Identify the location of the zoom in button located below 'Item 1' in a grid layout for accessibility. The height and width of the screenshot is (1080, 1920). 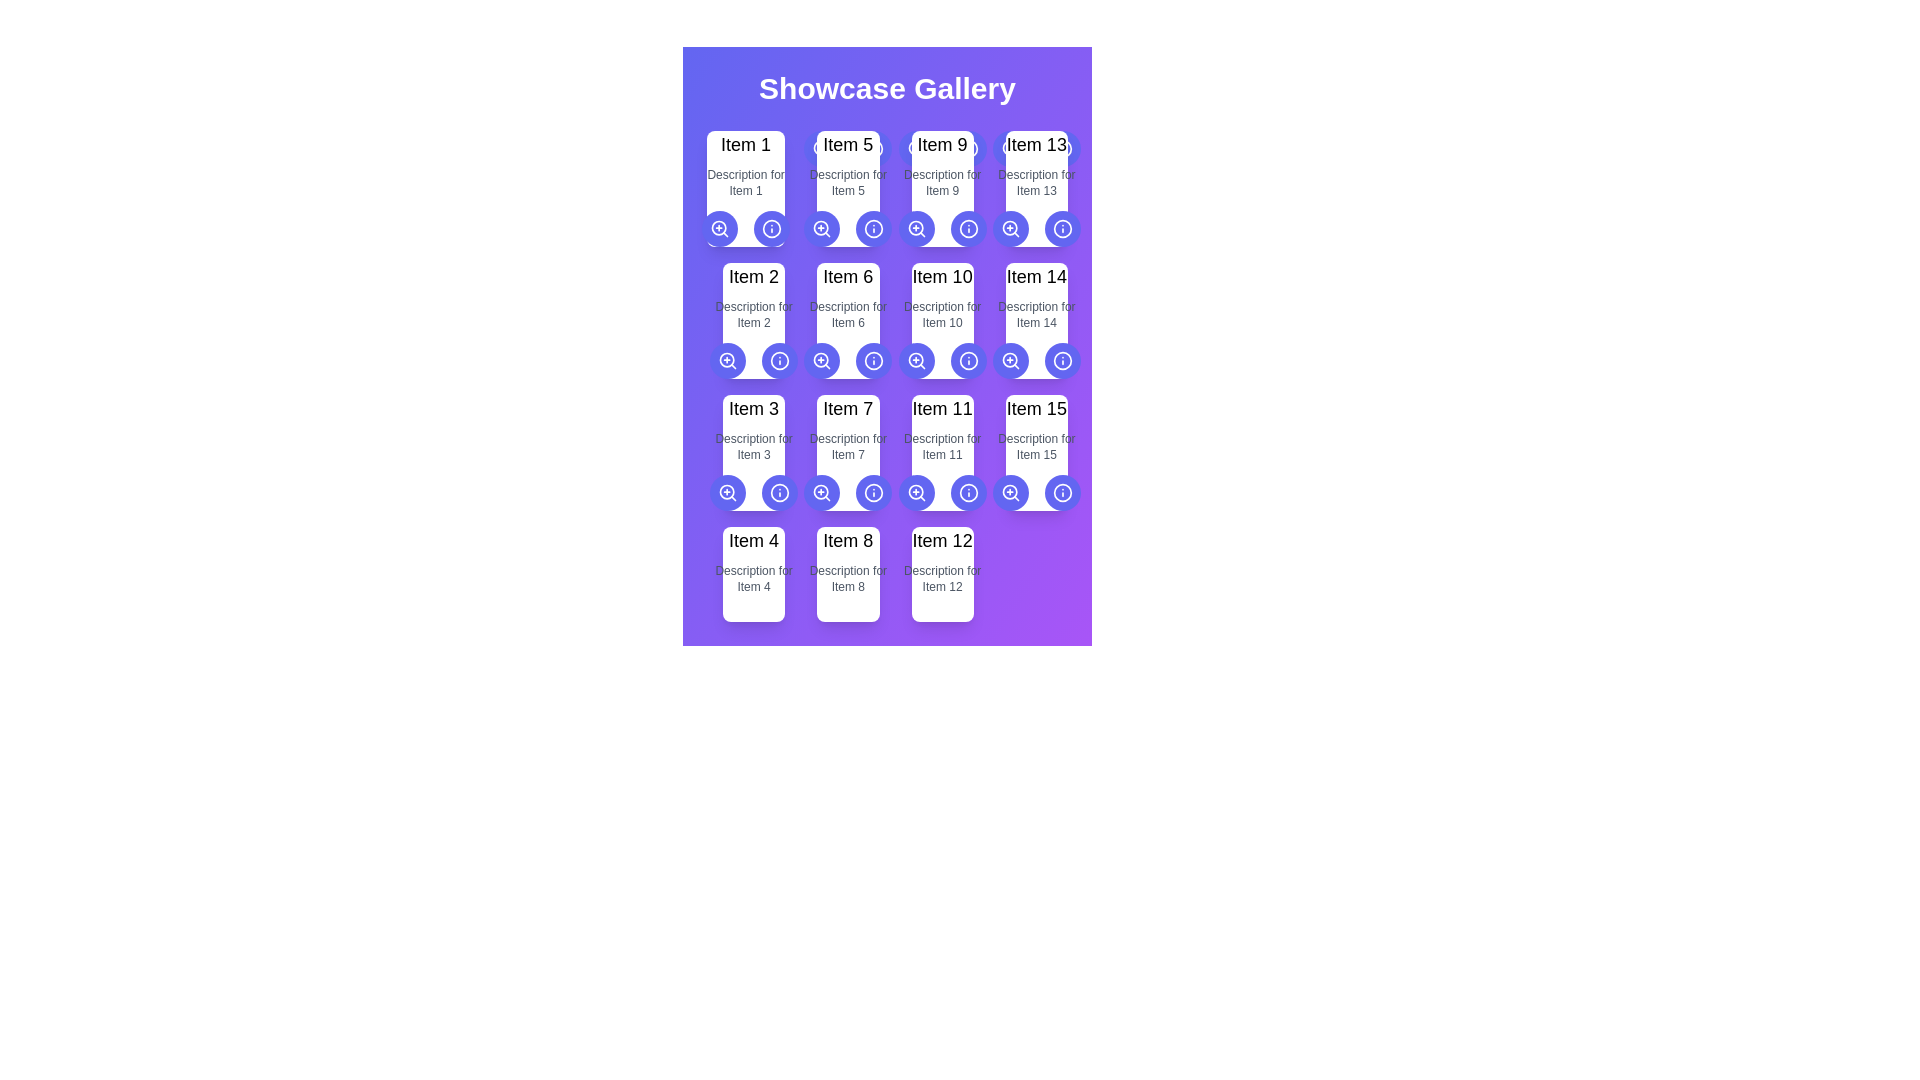
(720, 227).